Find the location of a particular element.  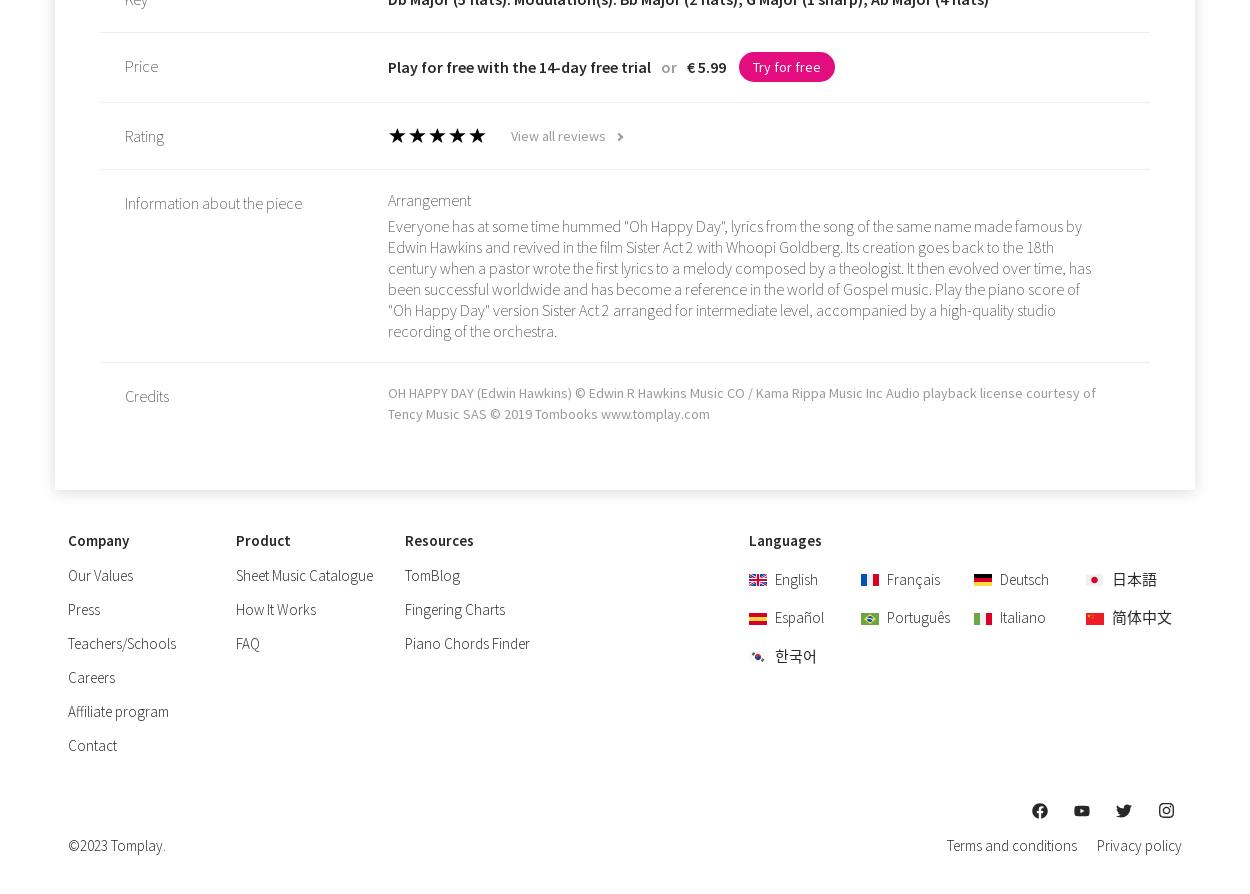

'View all reviews' is located at coordinates (509, 135).